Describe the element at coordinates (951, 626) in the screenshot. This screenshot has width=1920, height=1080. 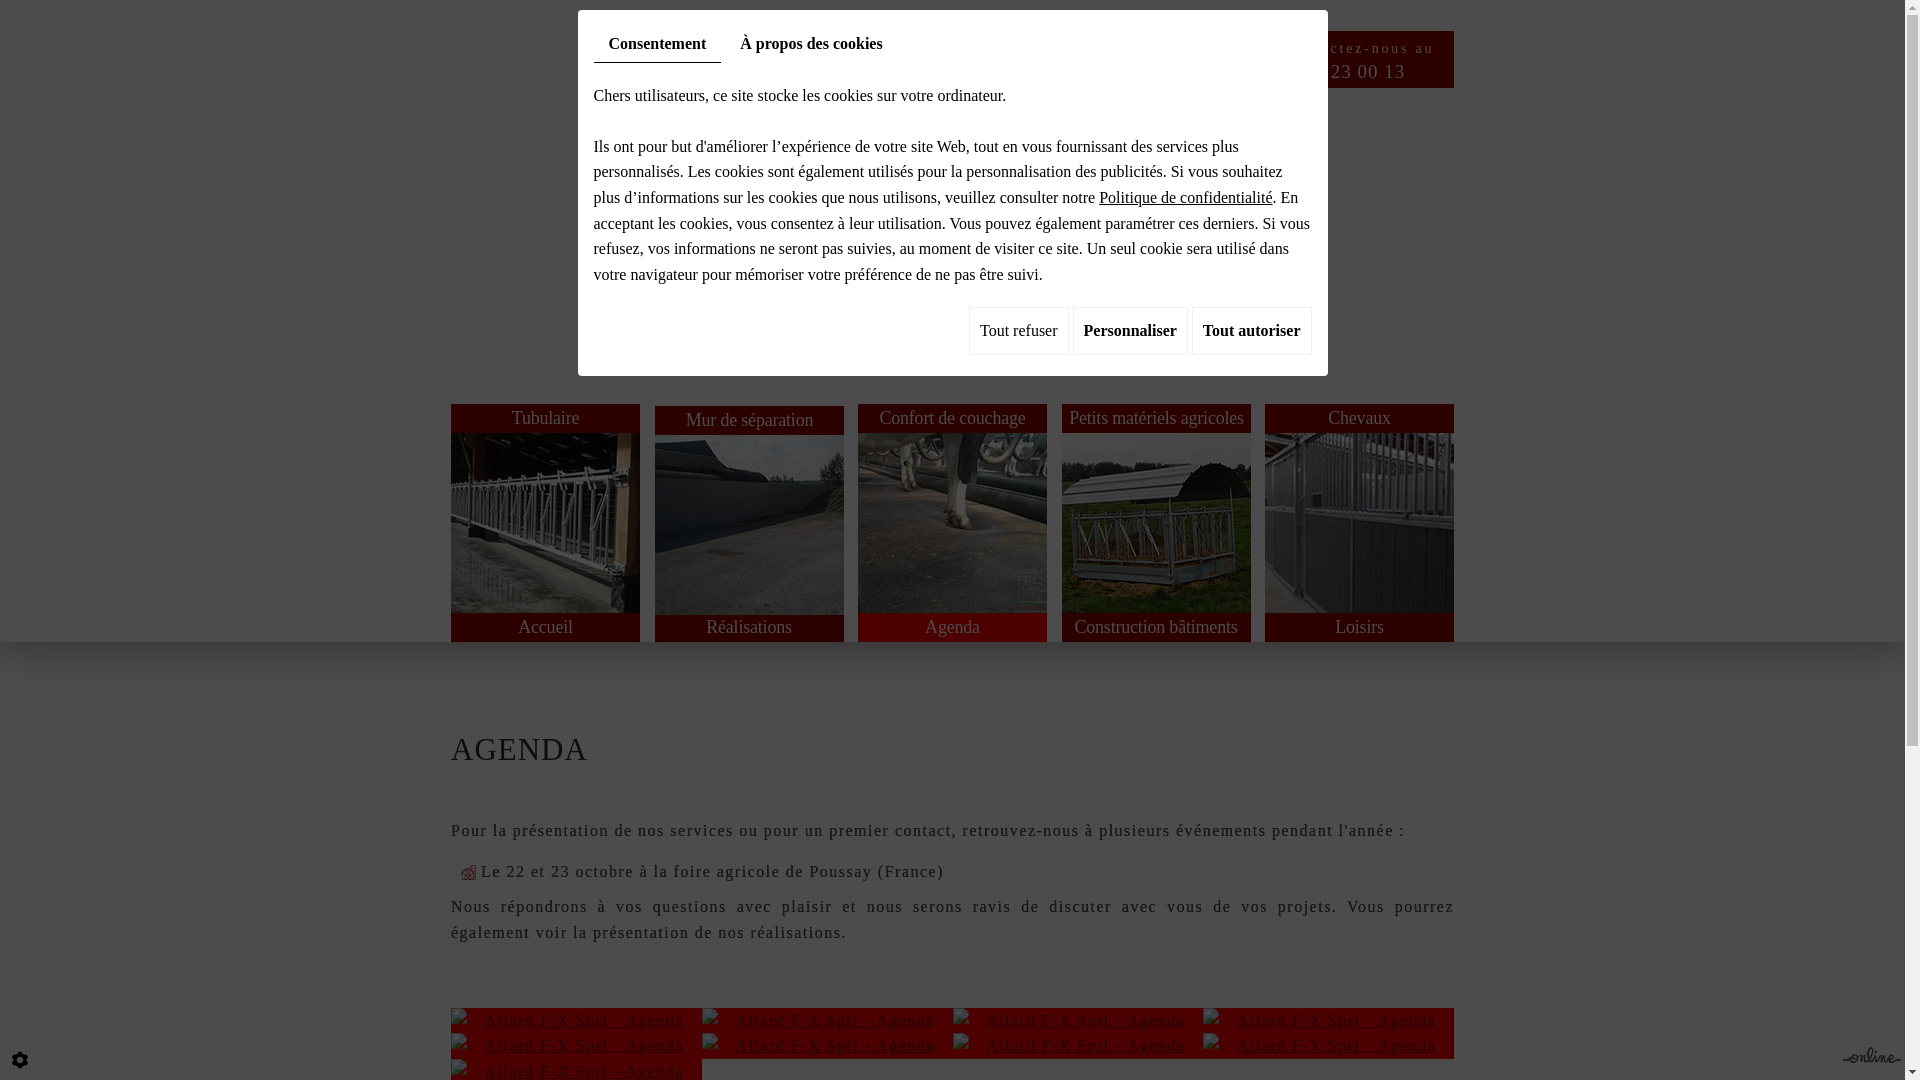
I see `'Agenda'` at that location.